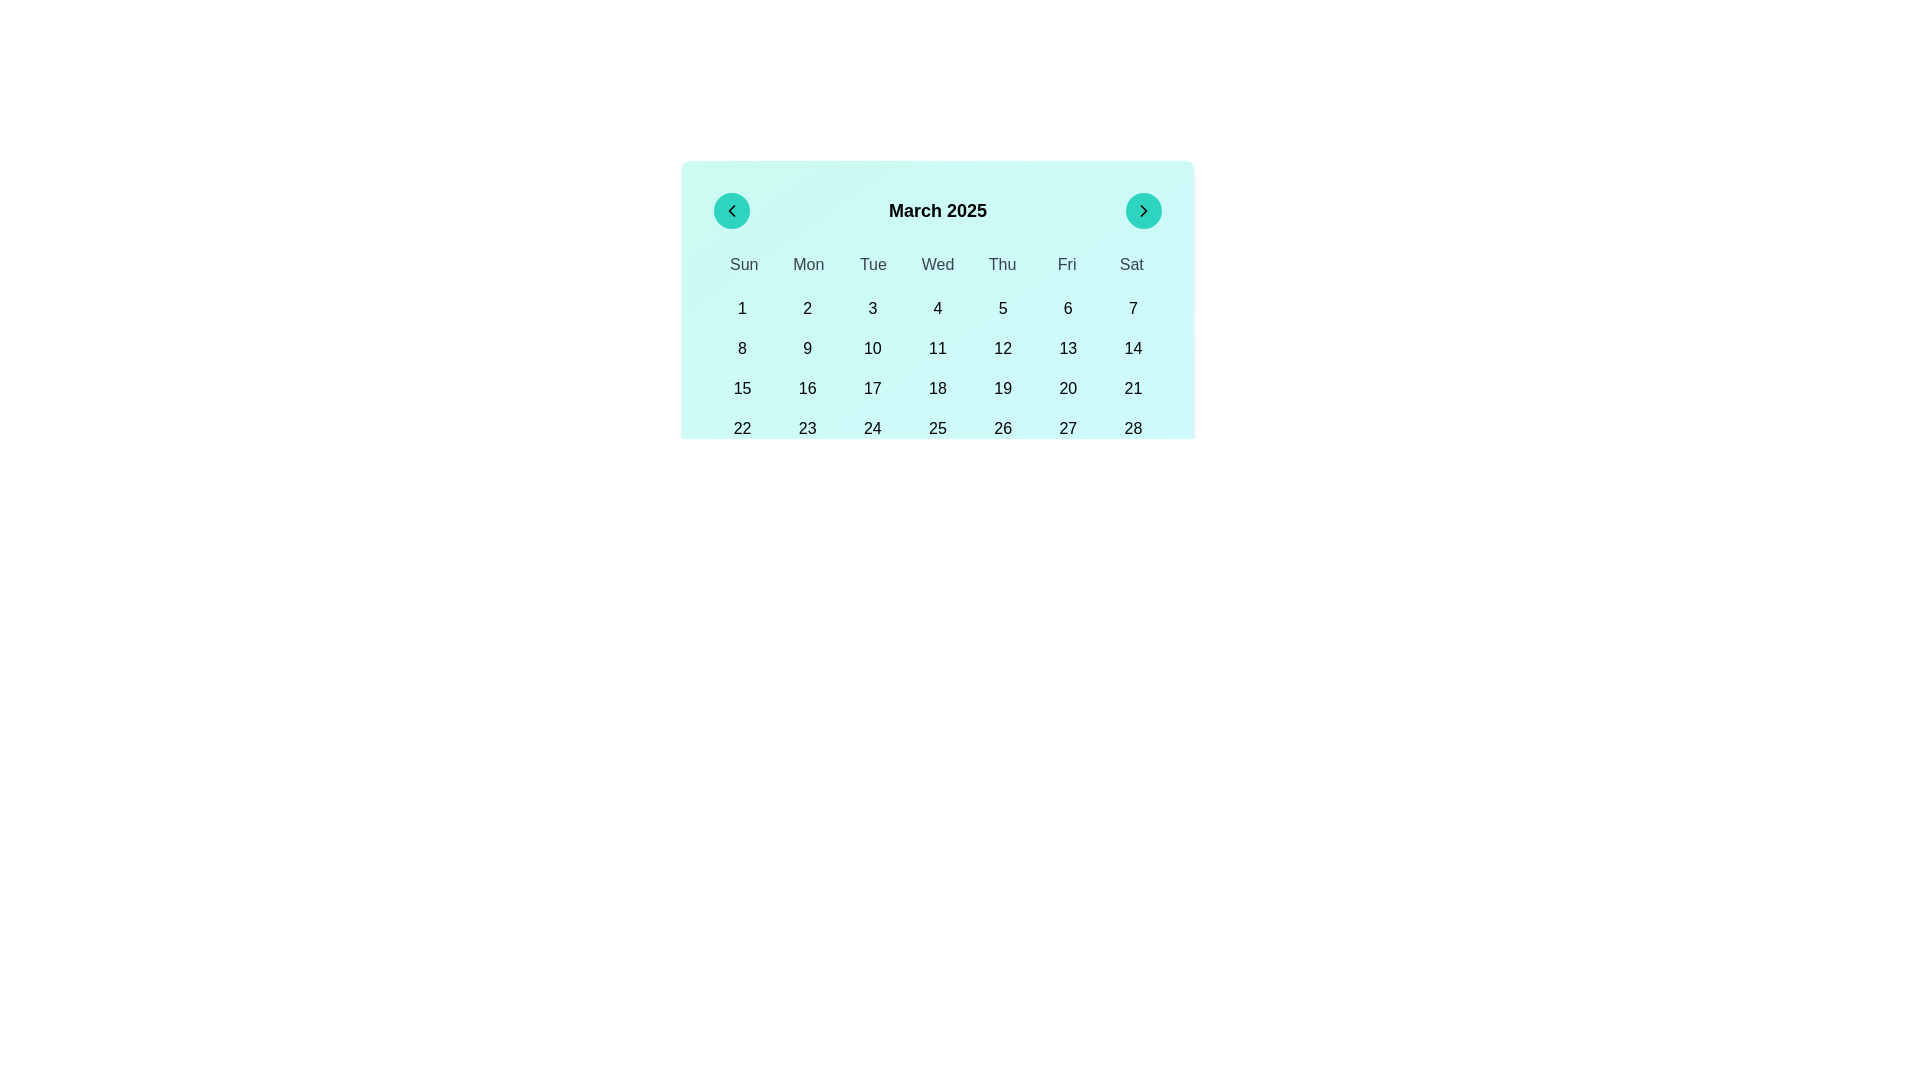  What do you see at coordinates (1143, 211) in the screenshot?
I see `the right arrow chevron icon located in the right circular button at the top-right corner of the calendar interface` at bounding box center [1143, 211].